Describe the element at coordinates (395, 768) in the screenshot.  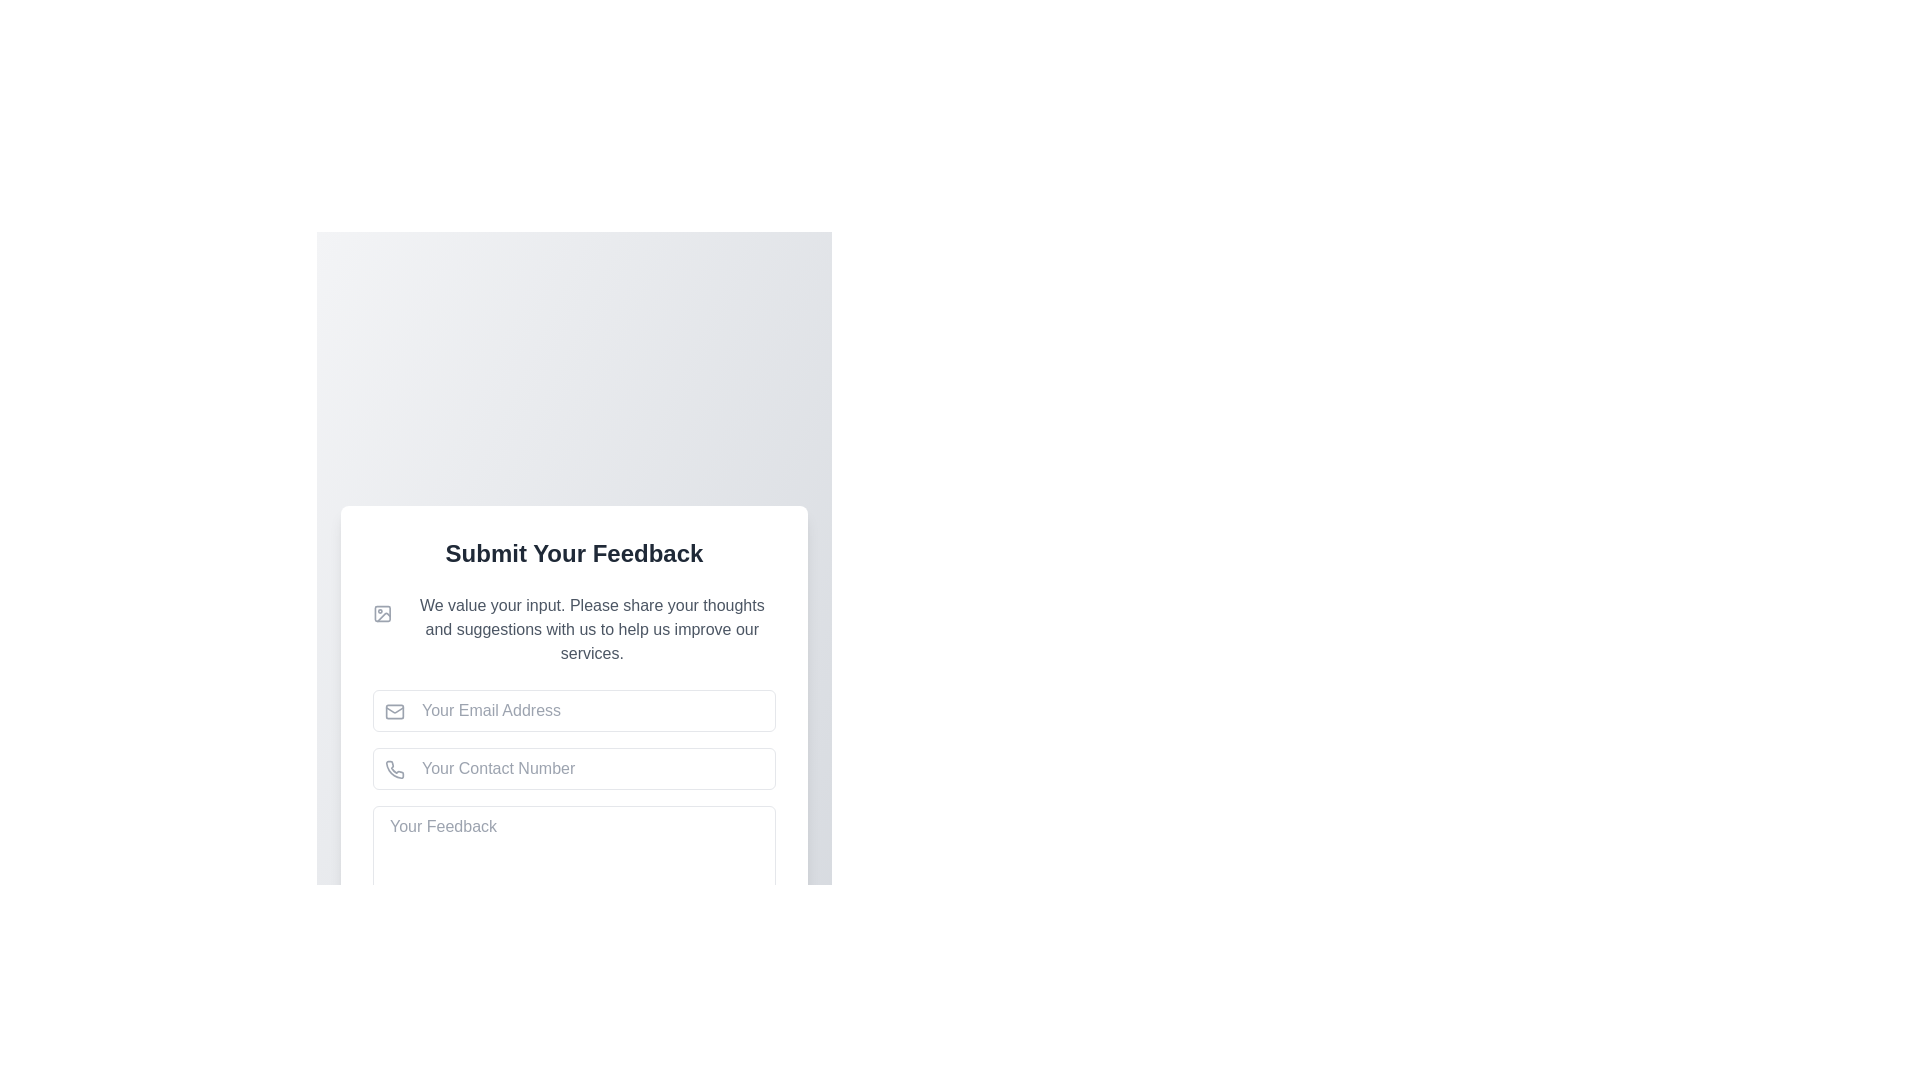
I see `the phone icon, which is a minimalist outline style icon located to the left of the 'Your Contact Number' text field, serving as a visual indicator for the field's purpose` at that location.